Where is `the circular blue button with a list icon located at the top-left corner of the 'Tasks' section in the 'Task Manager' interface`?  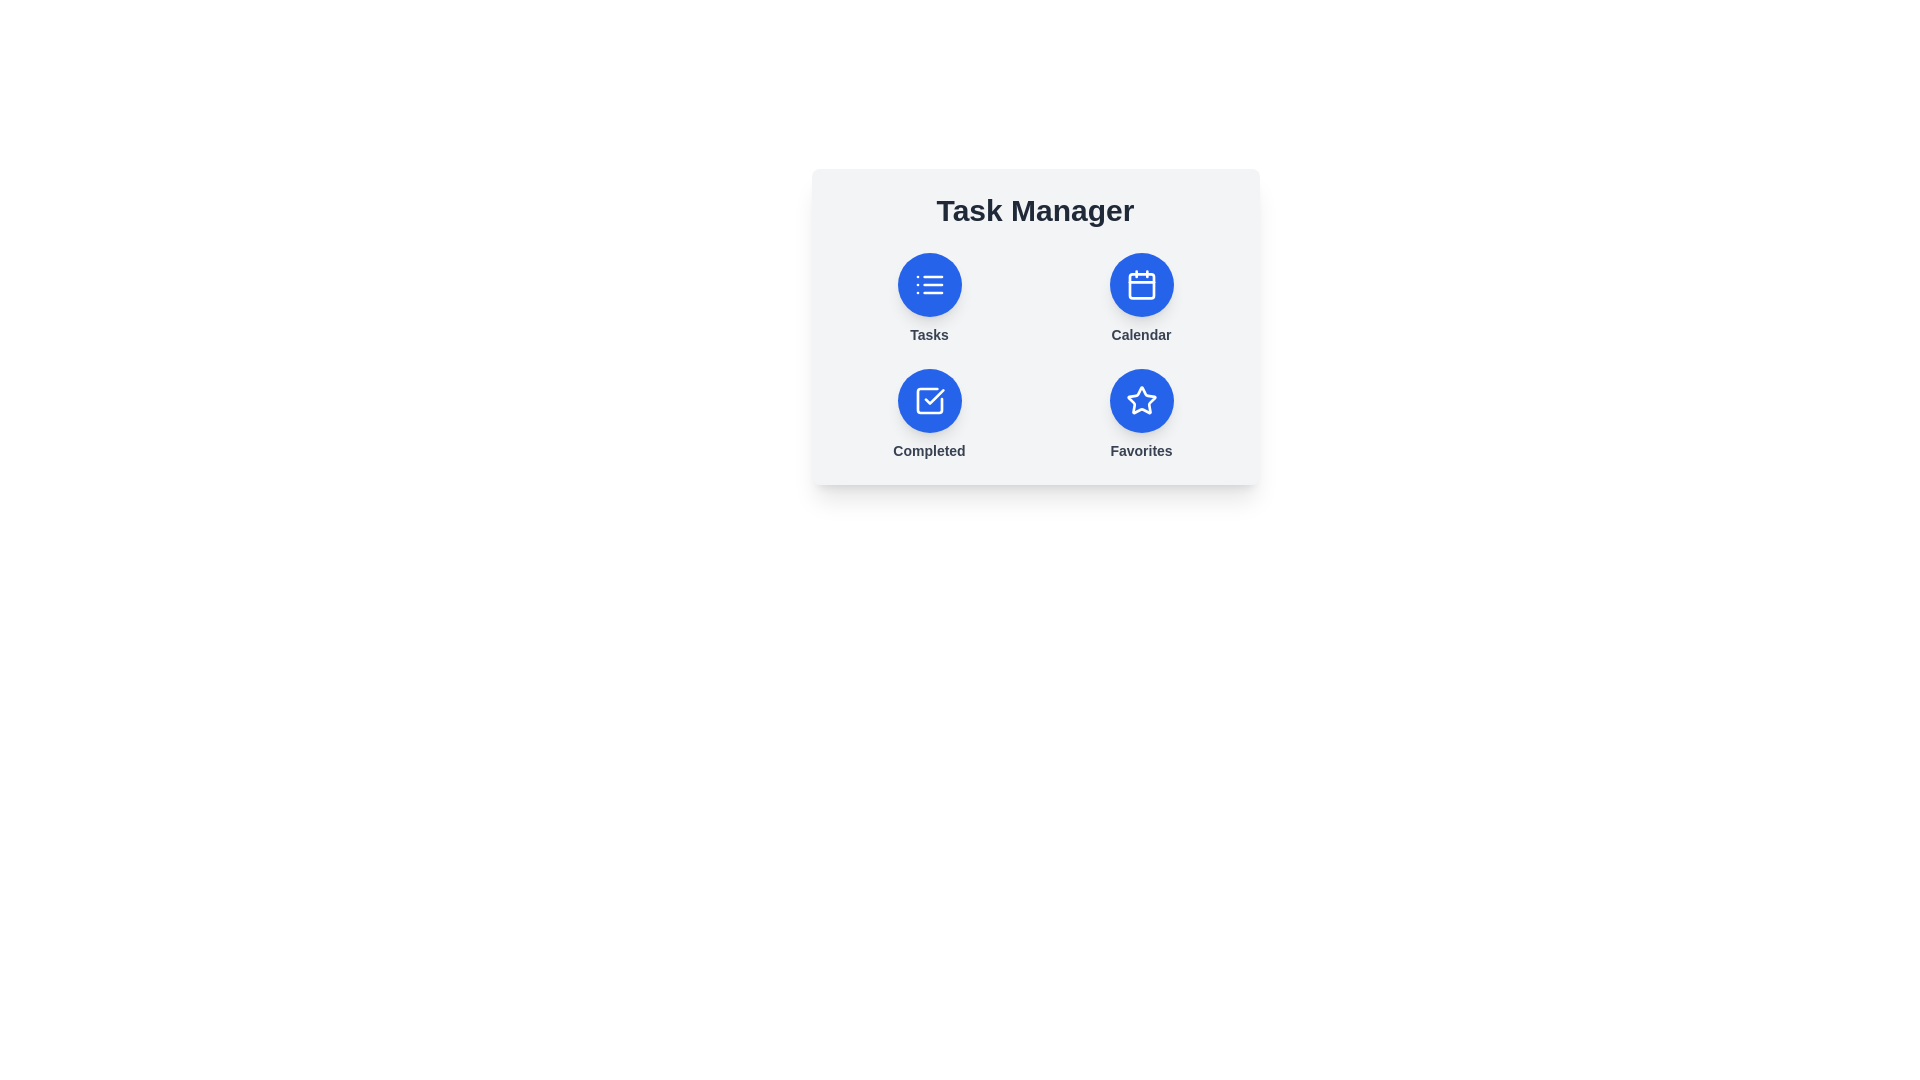 the circular blue button with a list icon located at the top-left corner of the 'Tasks' section in the 'Task Manager' interface is located at coordinates (928, 285).